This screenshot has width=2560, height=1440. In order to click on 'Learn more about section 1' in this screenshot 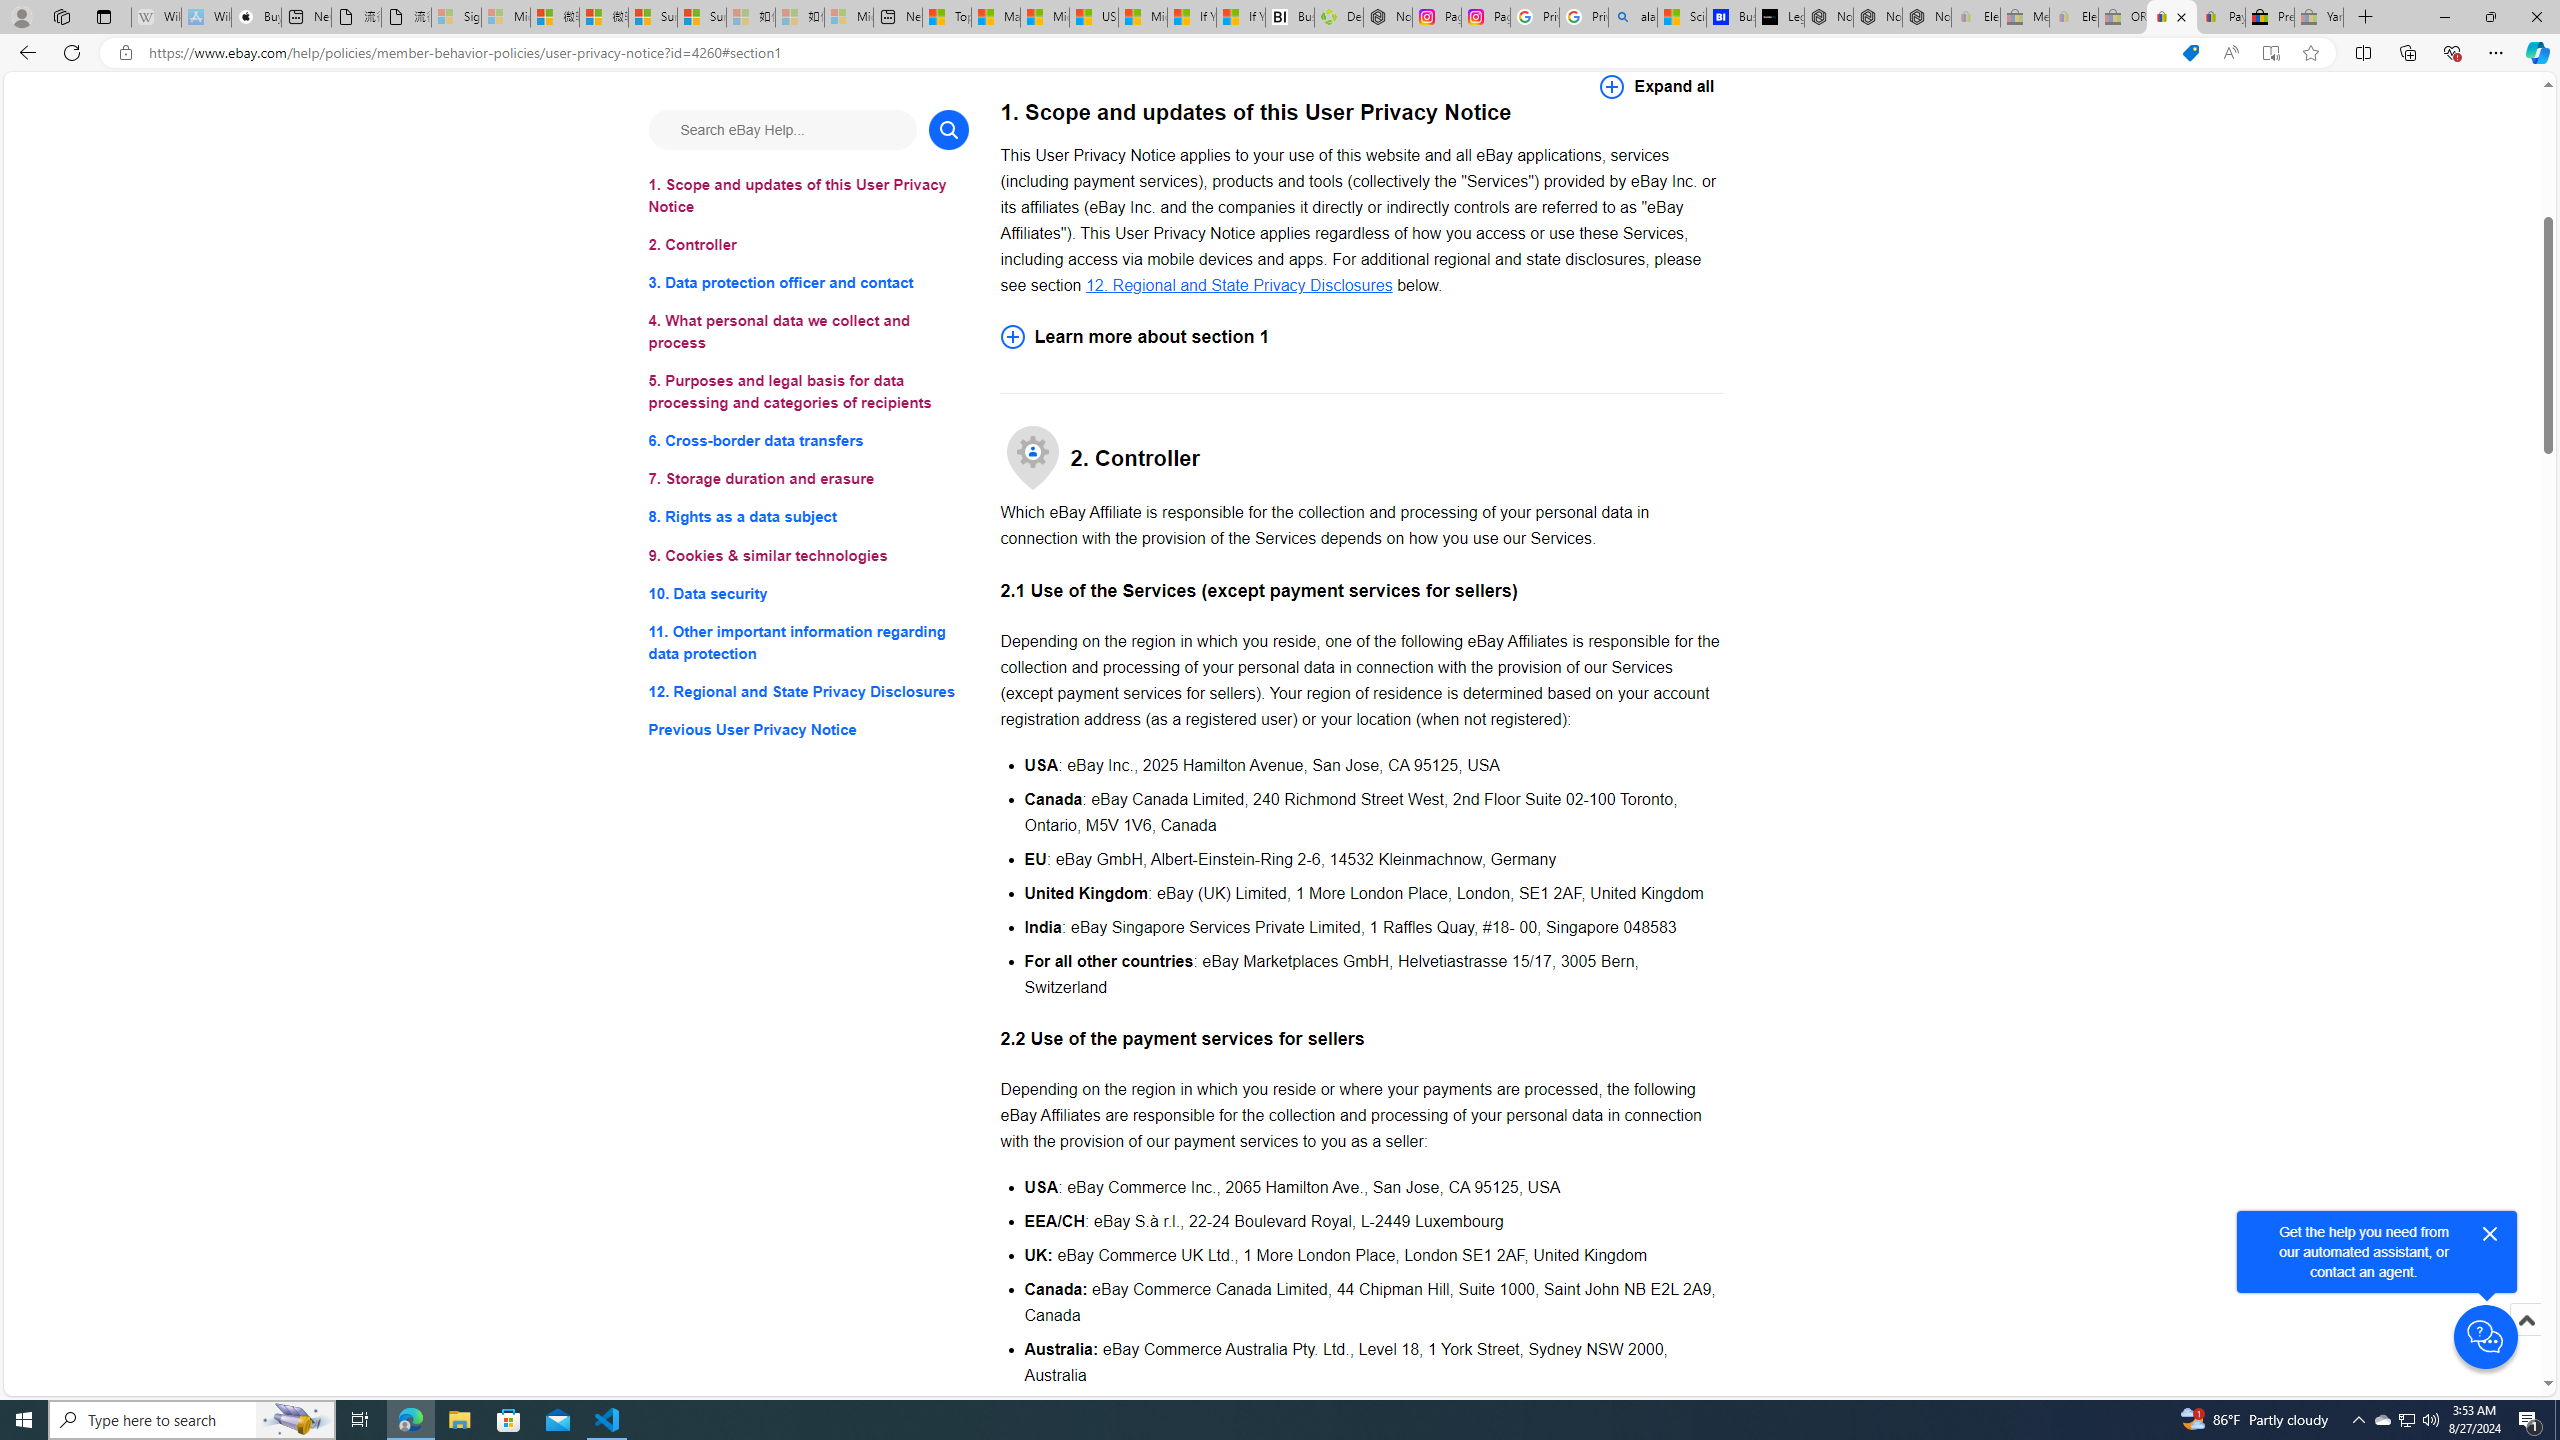, I will do `click(1361, 336)`.